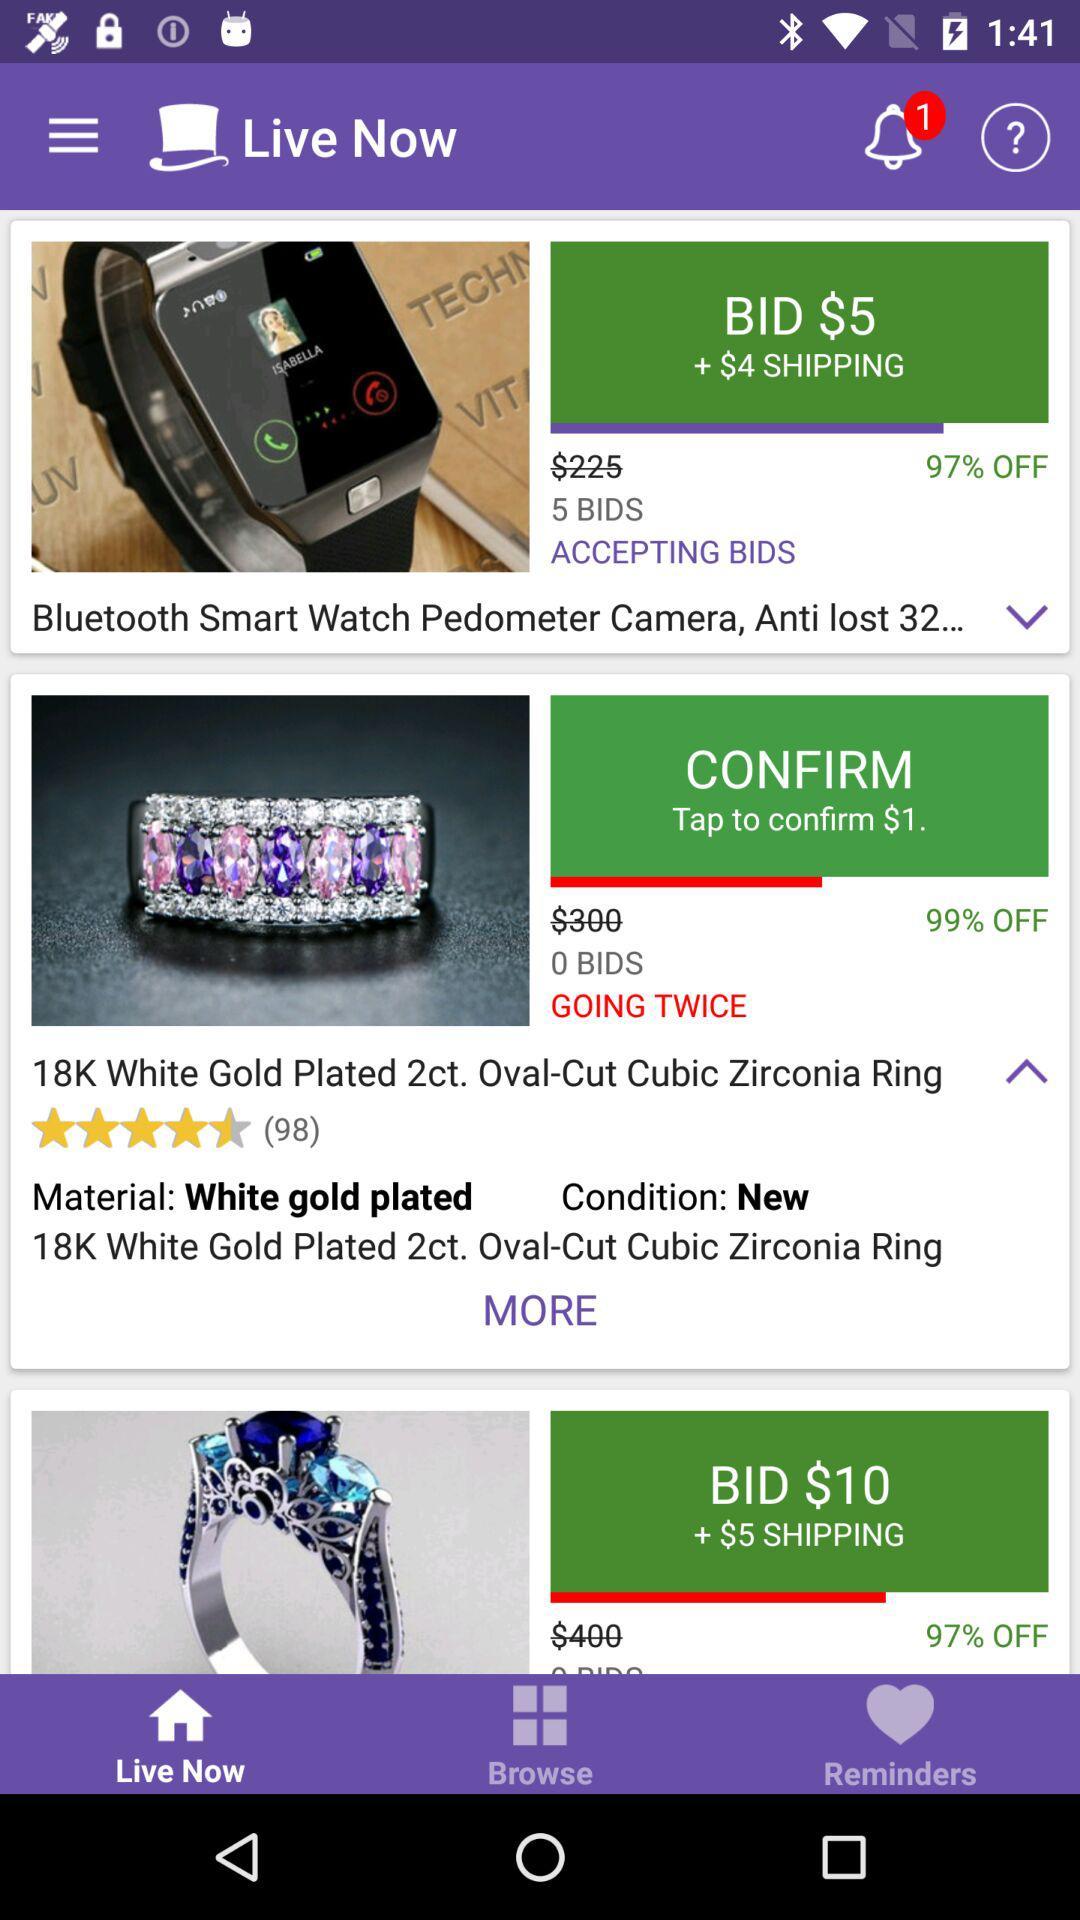 The width and height of the screenshot is (1080, 1920). What do you see at coordinates (280, 405) in the screenshot?
I see `offer` at bounding box center [280, 405].